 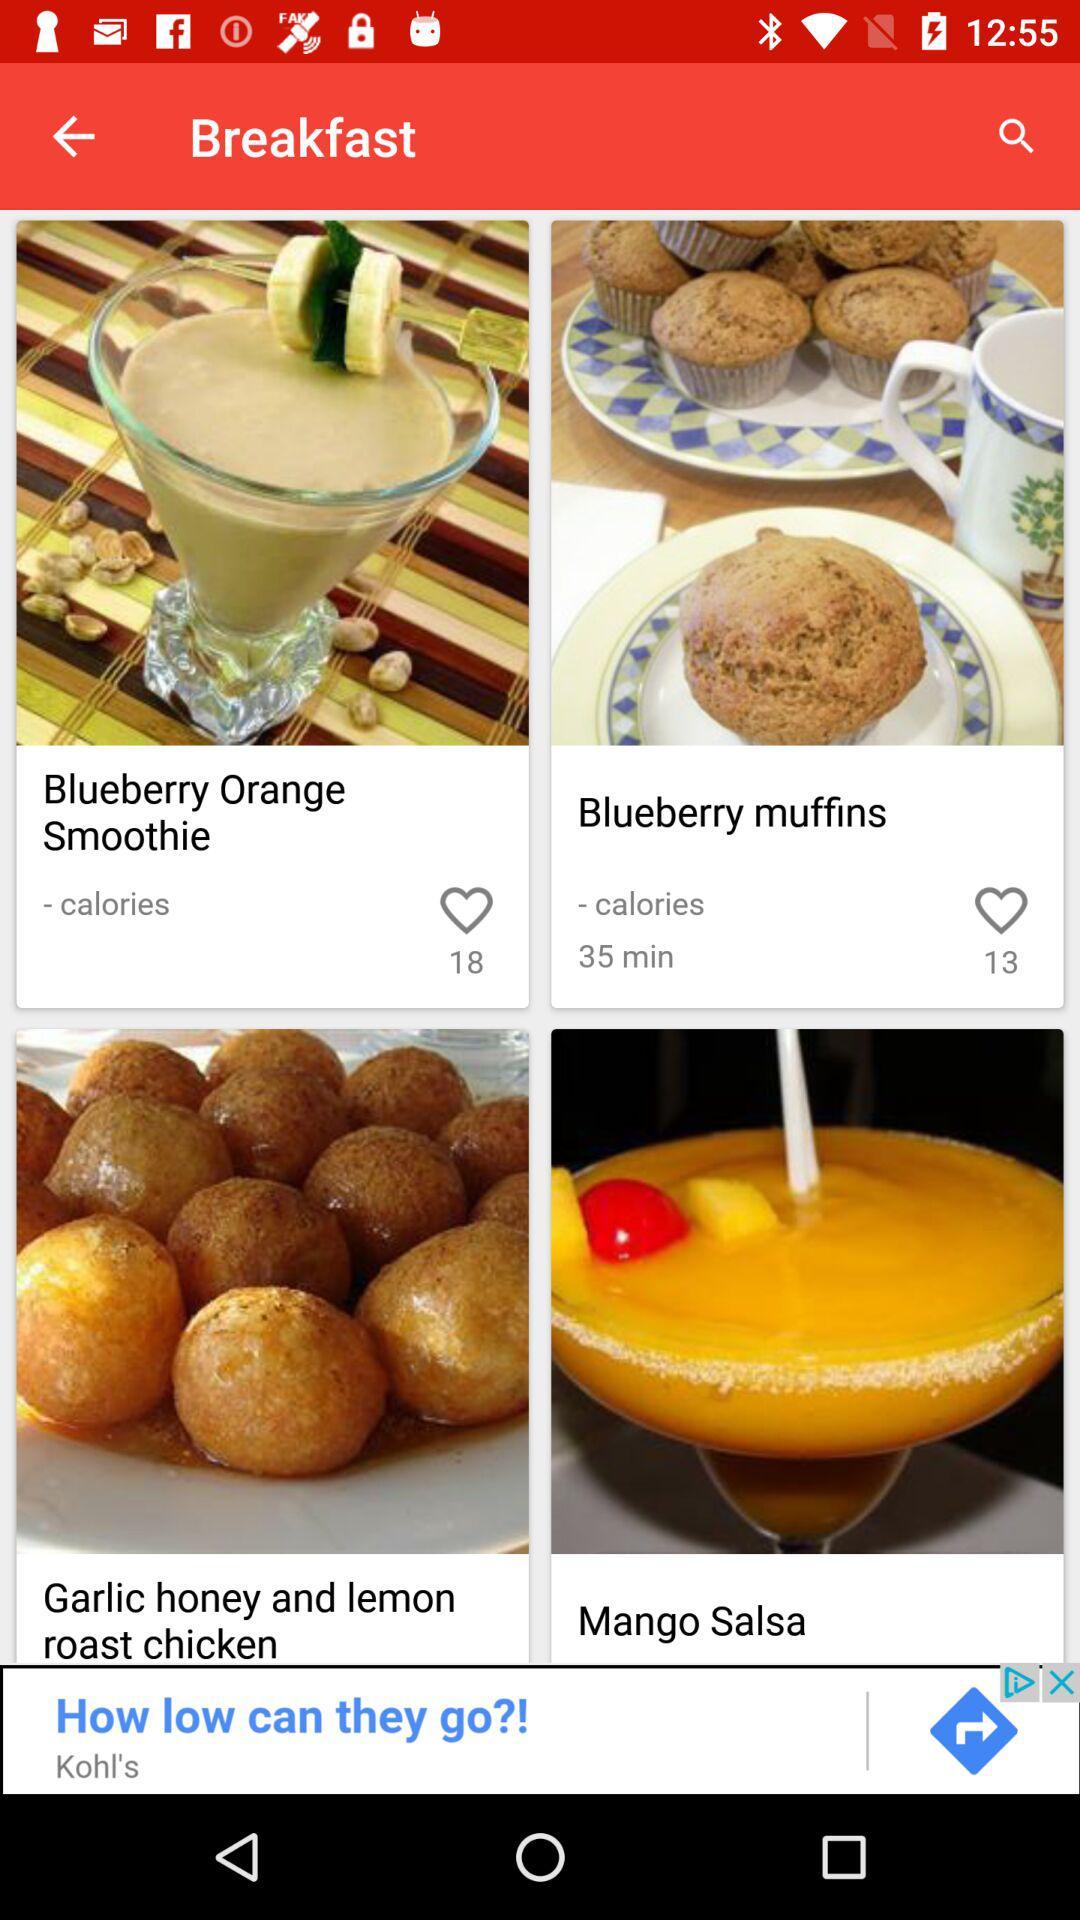 What do you see at coordinates (806, 1291) in the screenshot?
I see `mango salsa` at bounding box center [806, 1291].